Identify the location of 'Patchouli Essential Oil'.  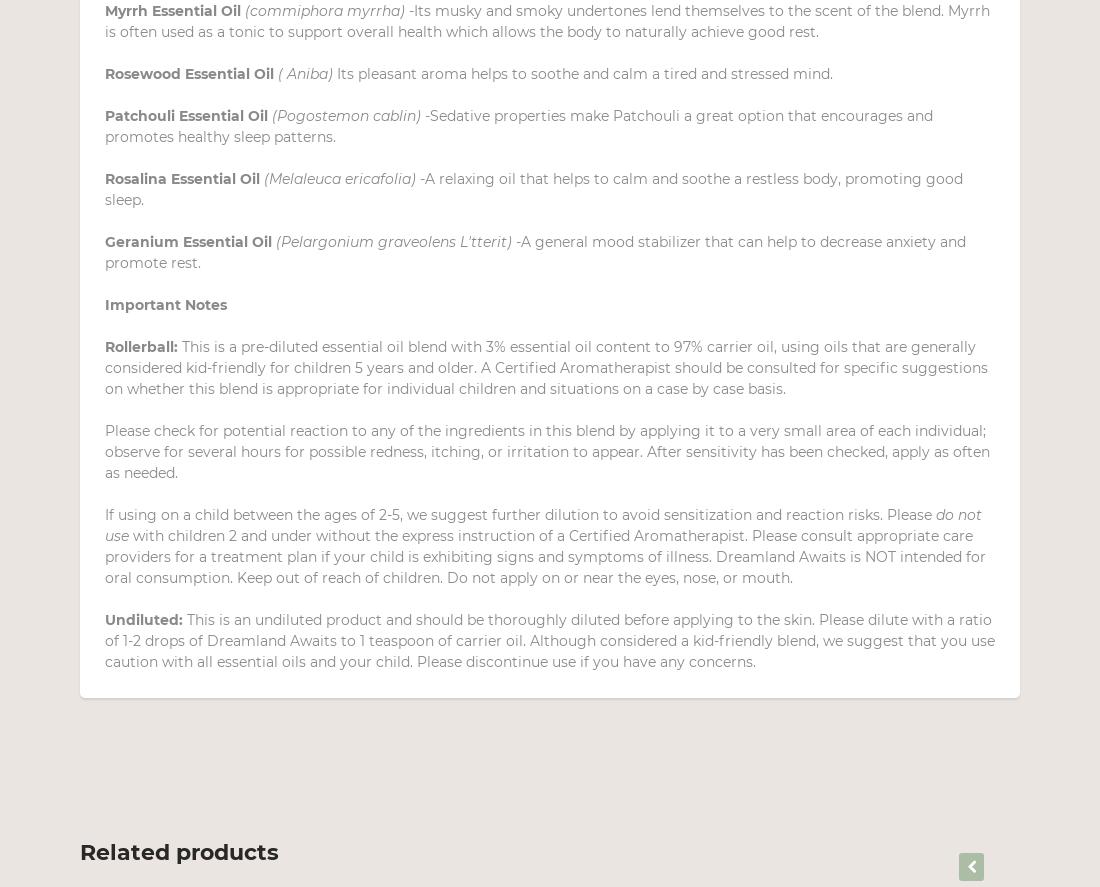
(105, 116).